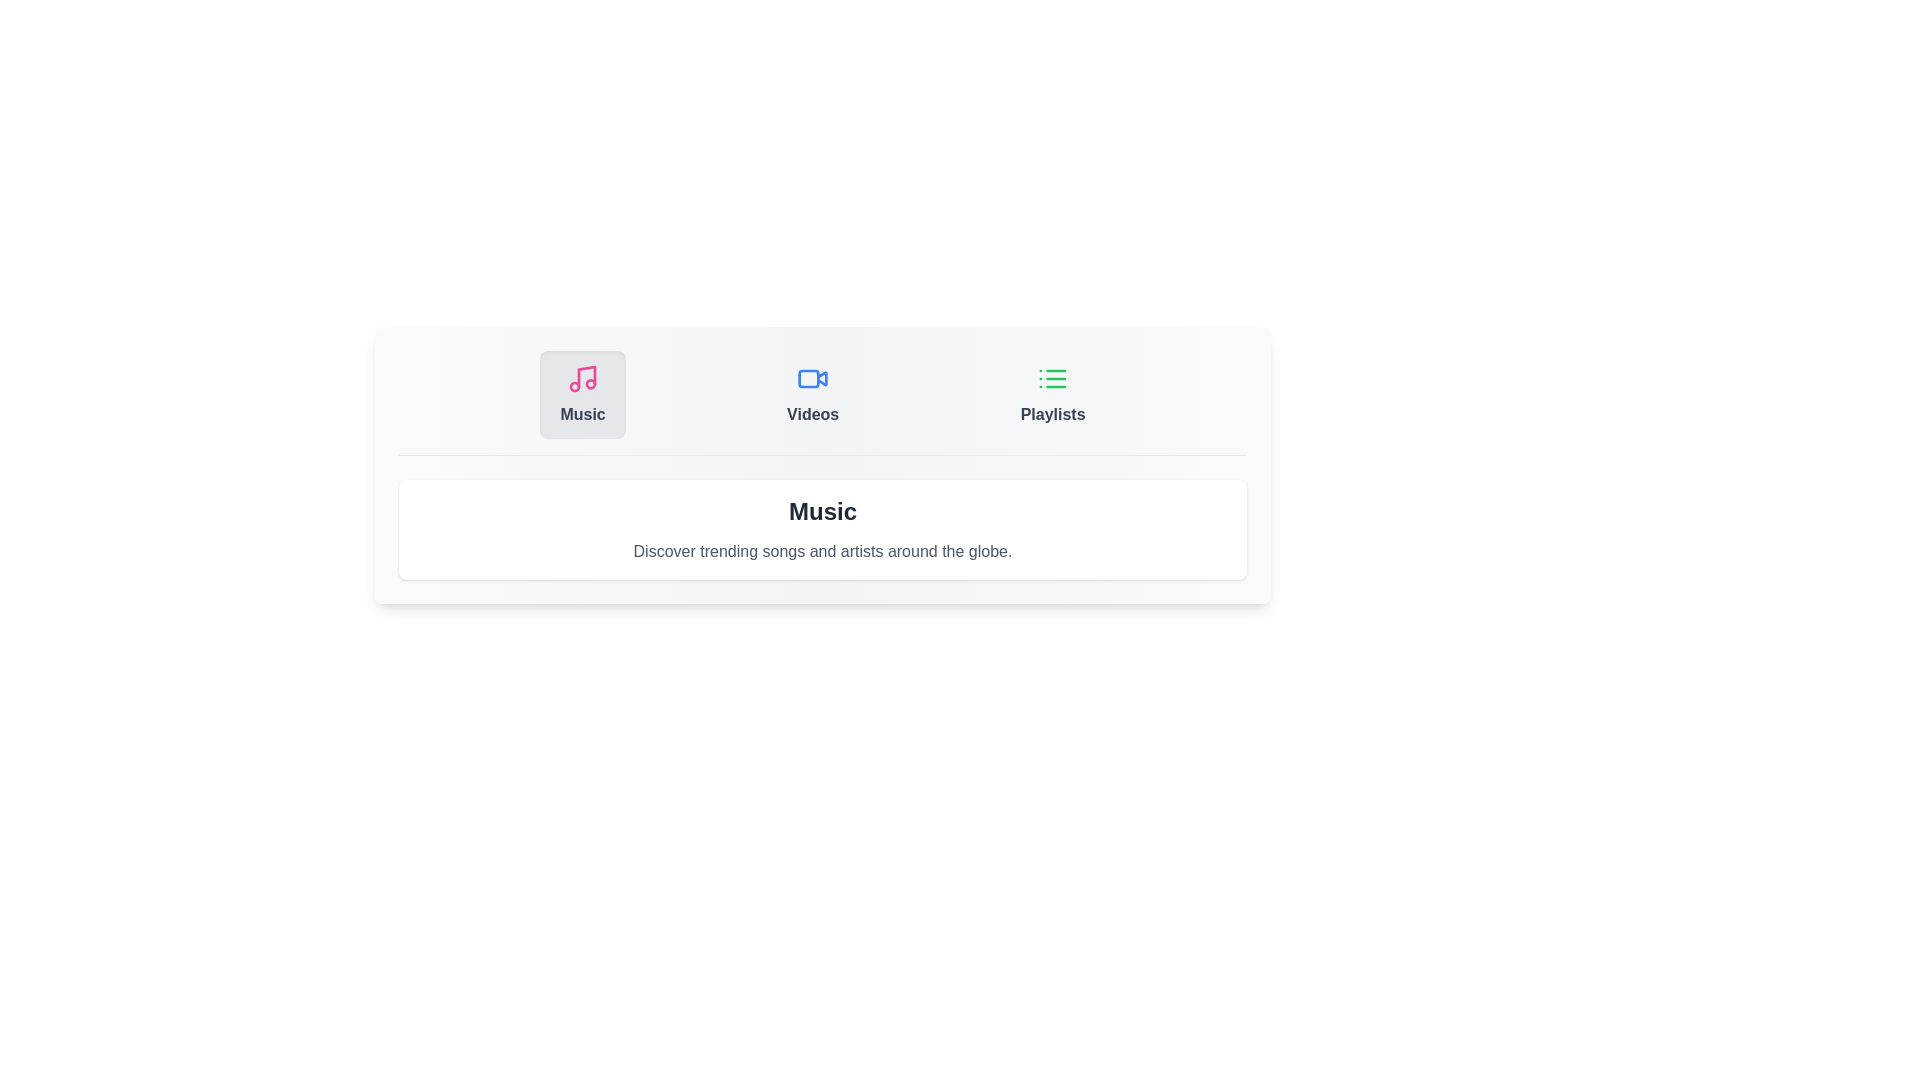  I want to click on the tab labeled Playlists, so click(1051, 394).